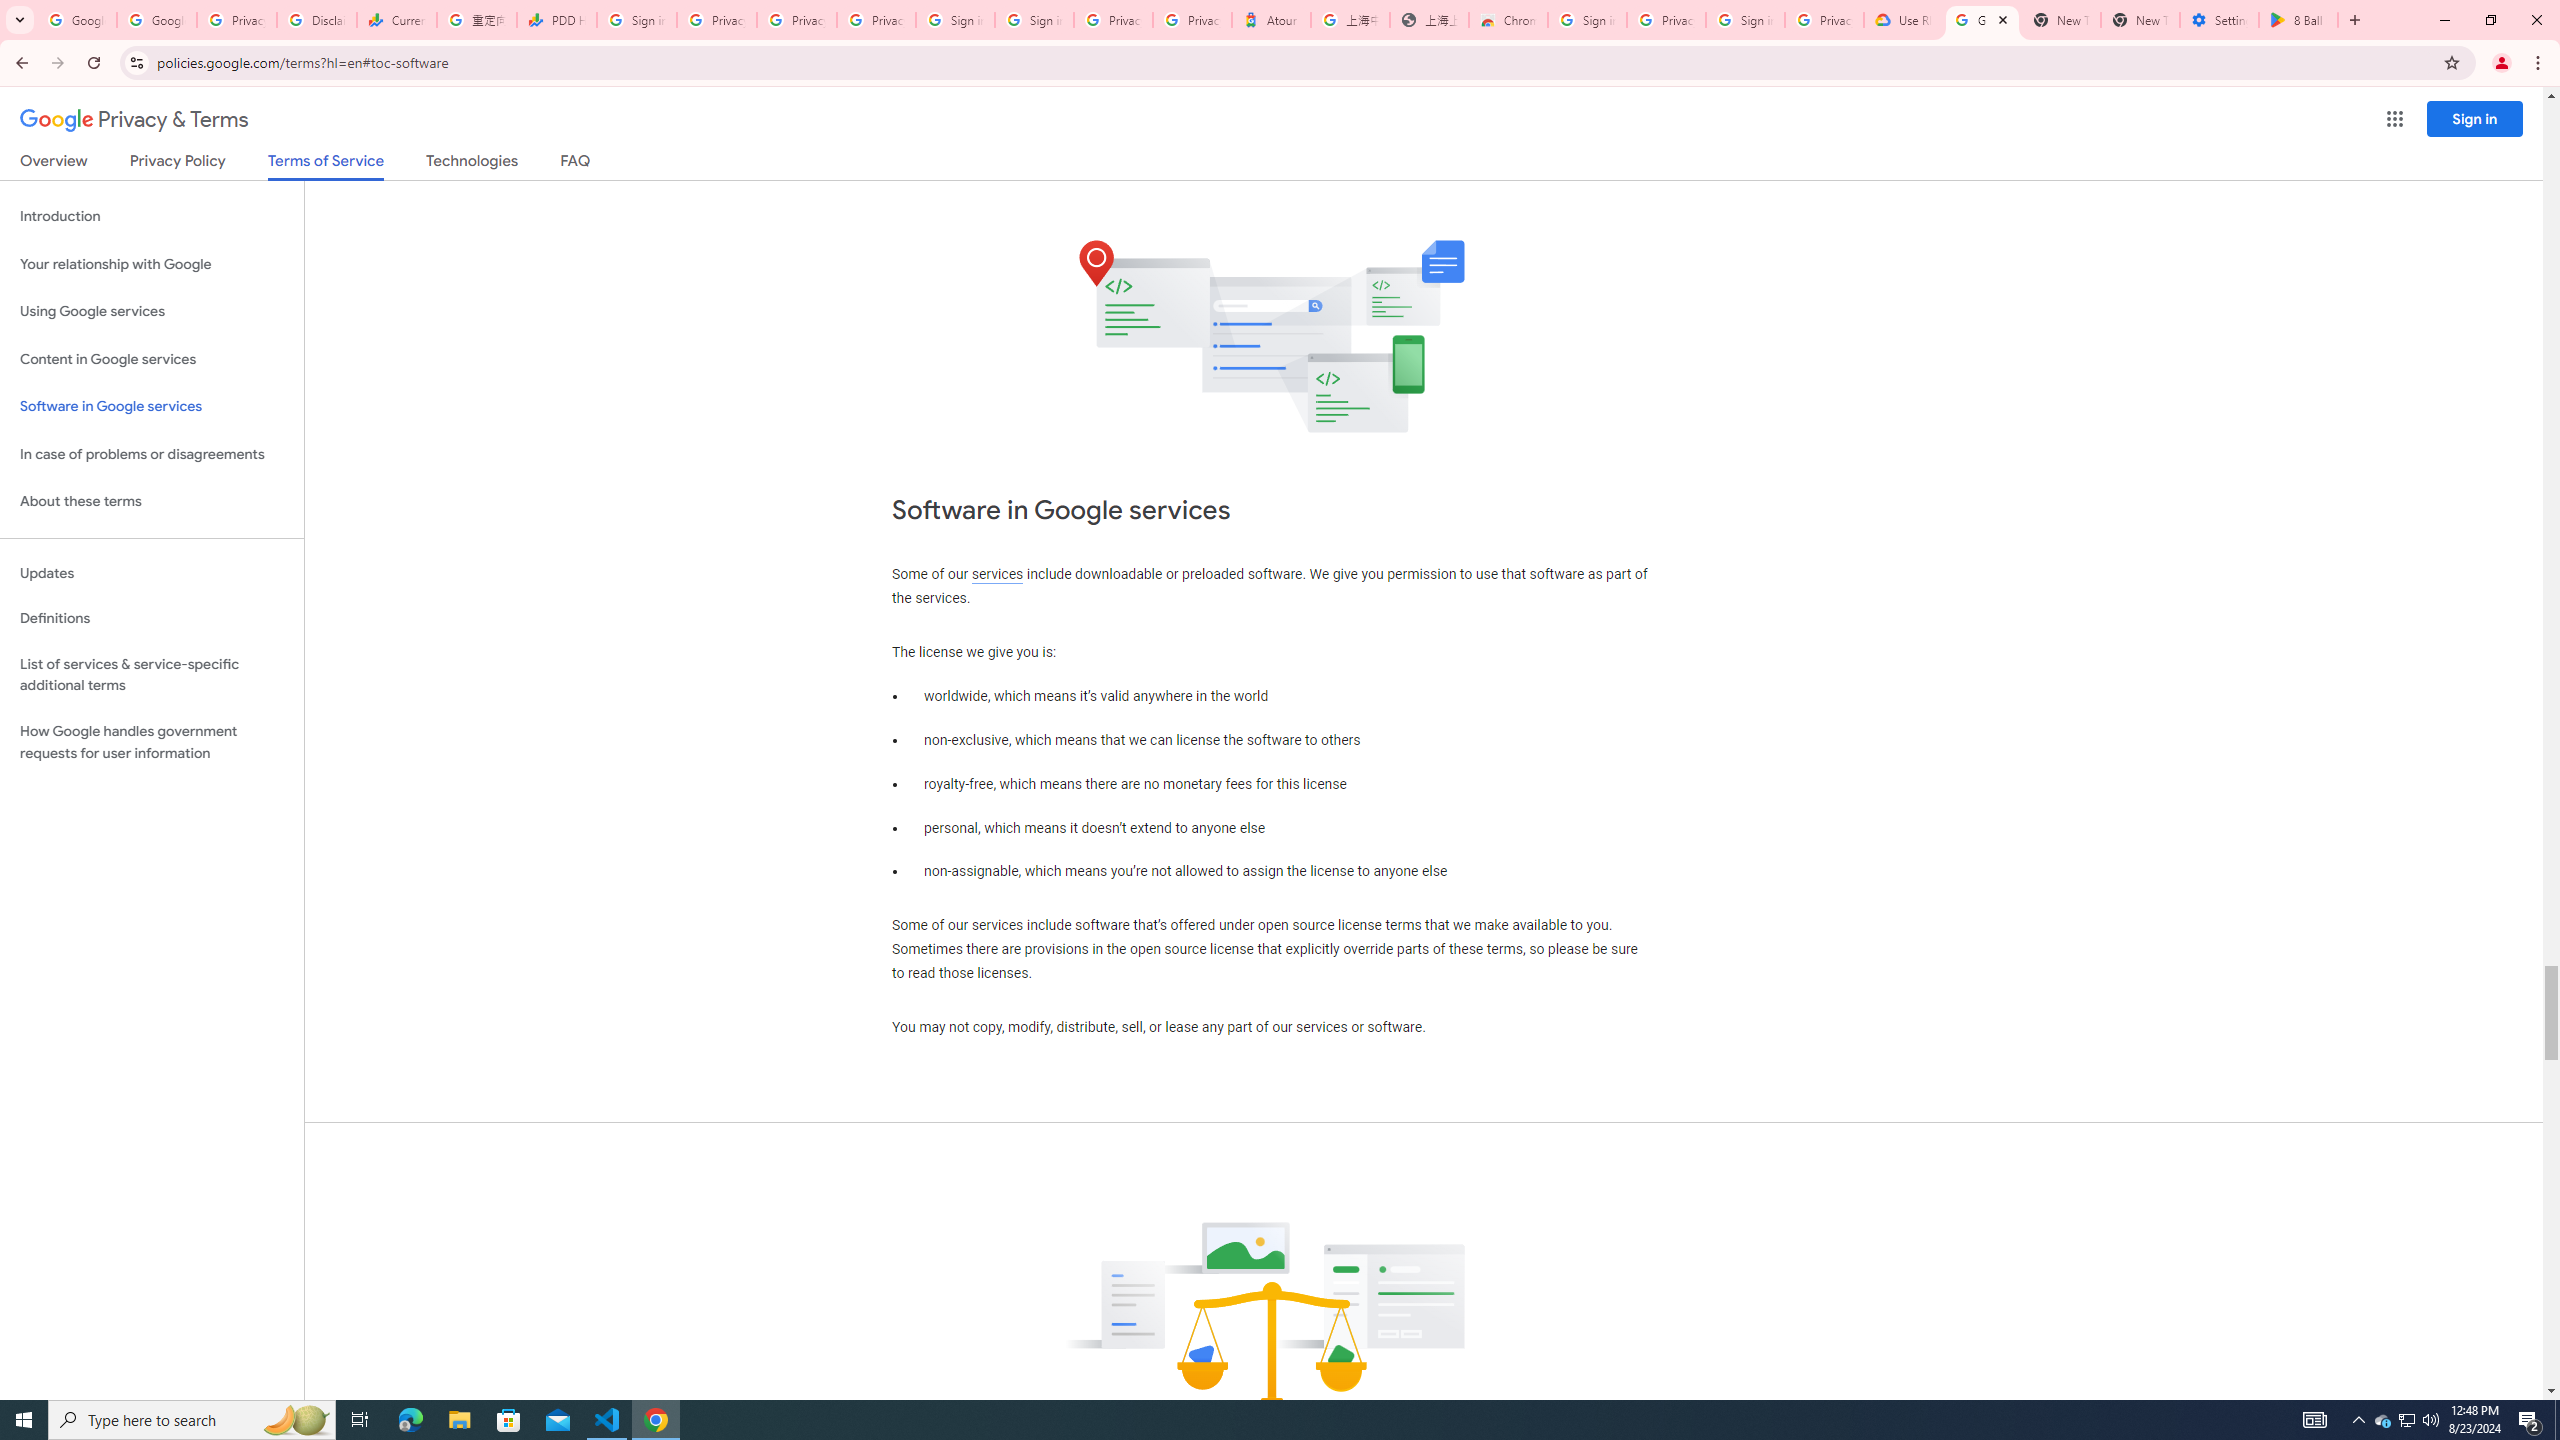  I want to click on 'Content in Google services', so click(151, 360).